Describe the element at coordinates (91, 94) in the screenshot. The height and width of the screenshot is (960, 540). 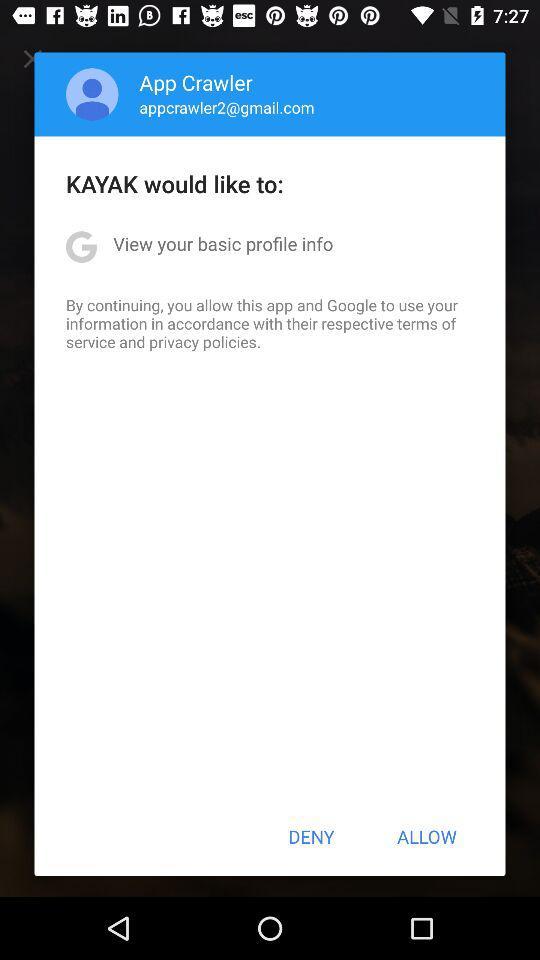
I see `icon to the left of the app crawler icon` at that location.